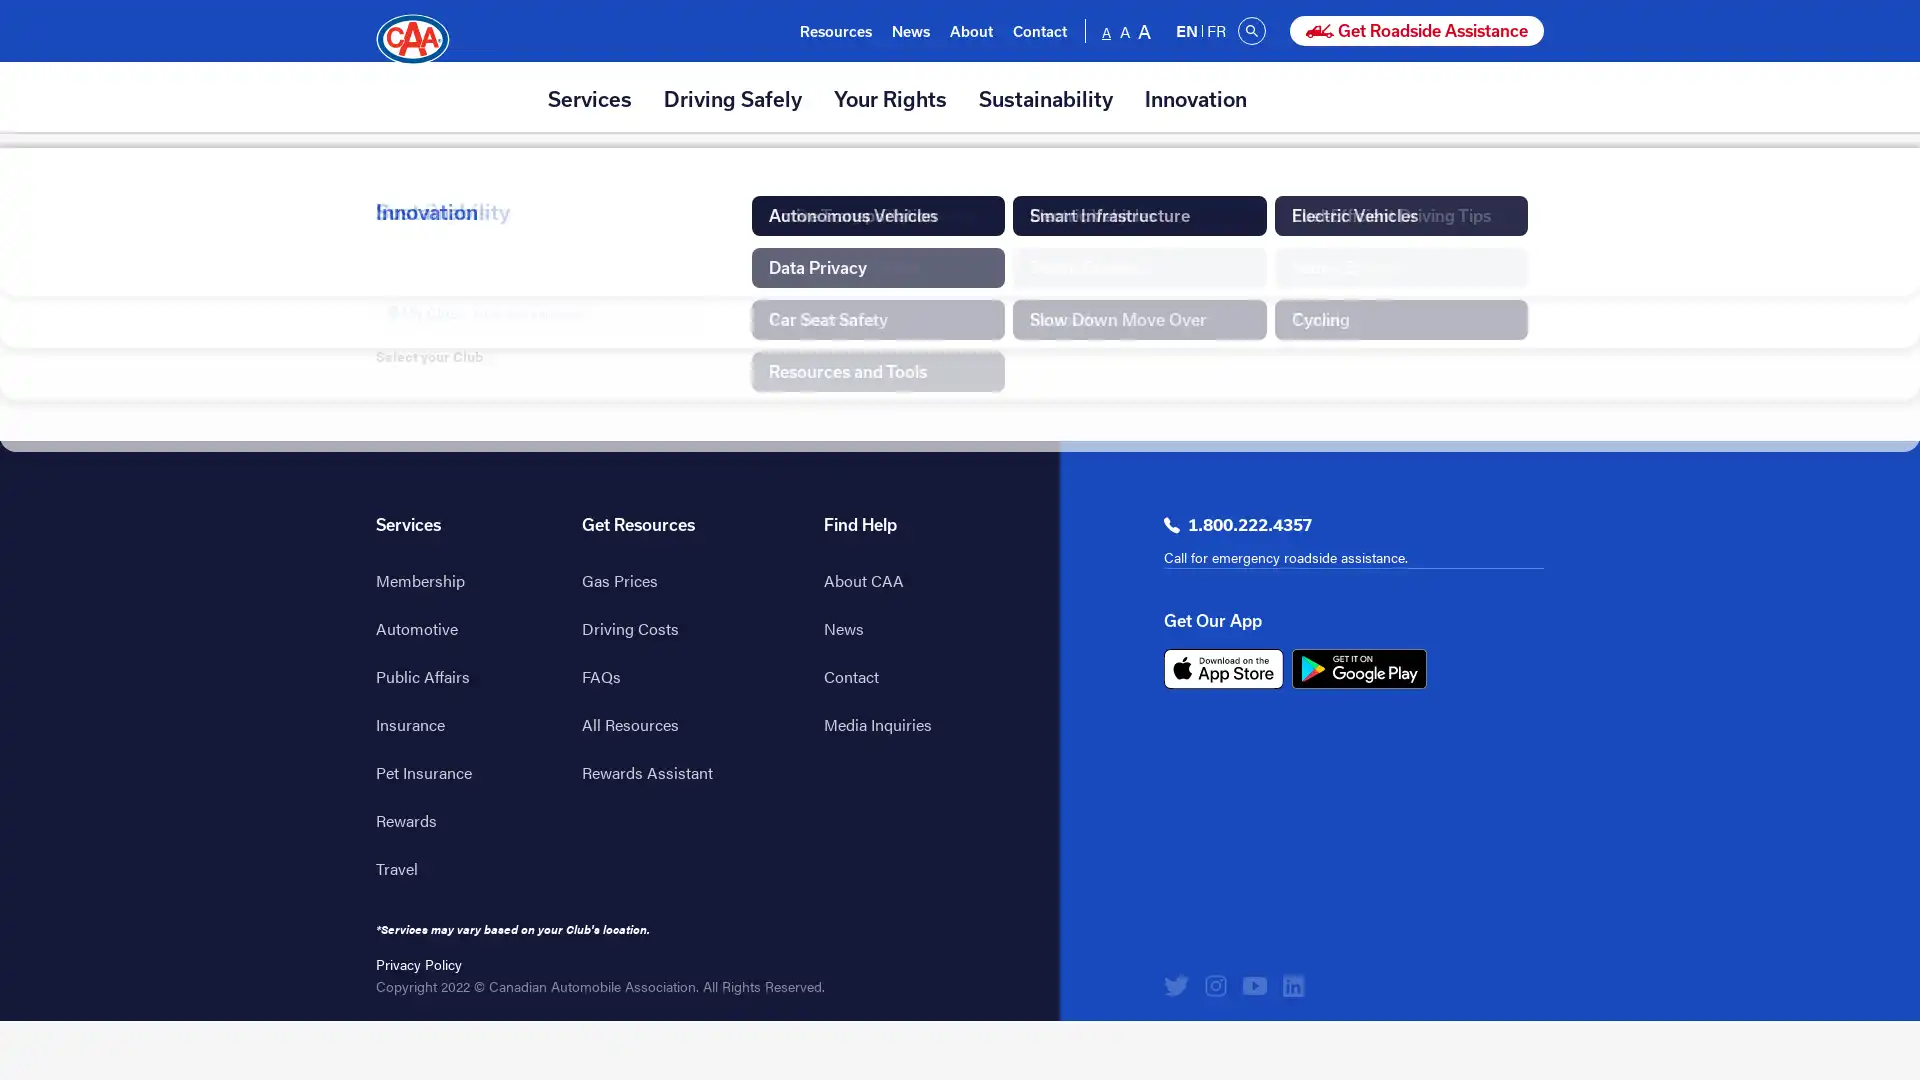 Image resolution: width=1920 pixels, height=1080 pixels. I want to click on A, so click(1145, 30).